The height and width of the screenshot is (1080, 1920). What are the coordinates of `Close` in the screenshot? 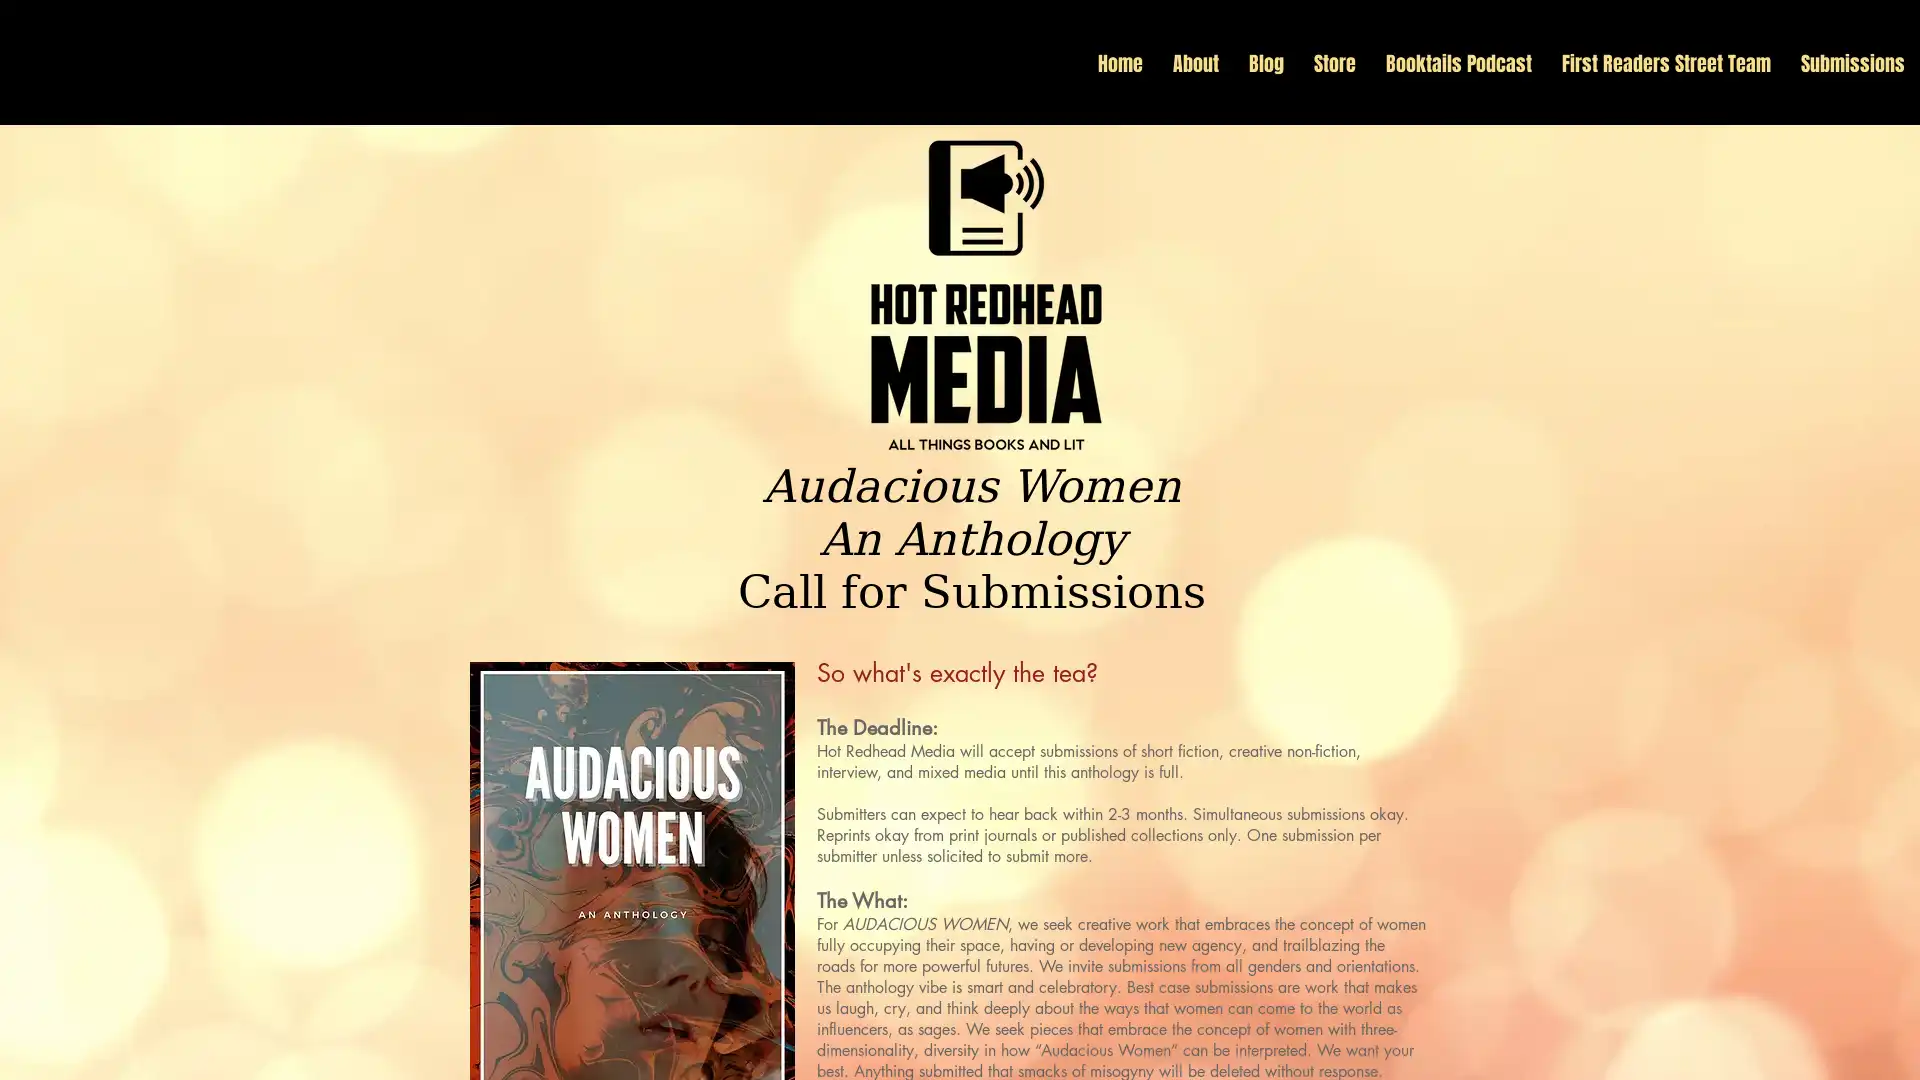 It's located at (1895, 1044).